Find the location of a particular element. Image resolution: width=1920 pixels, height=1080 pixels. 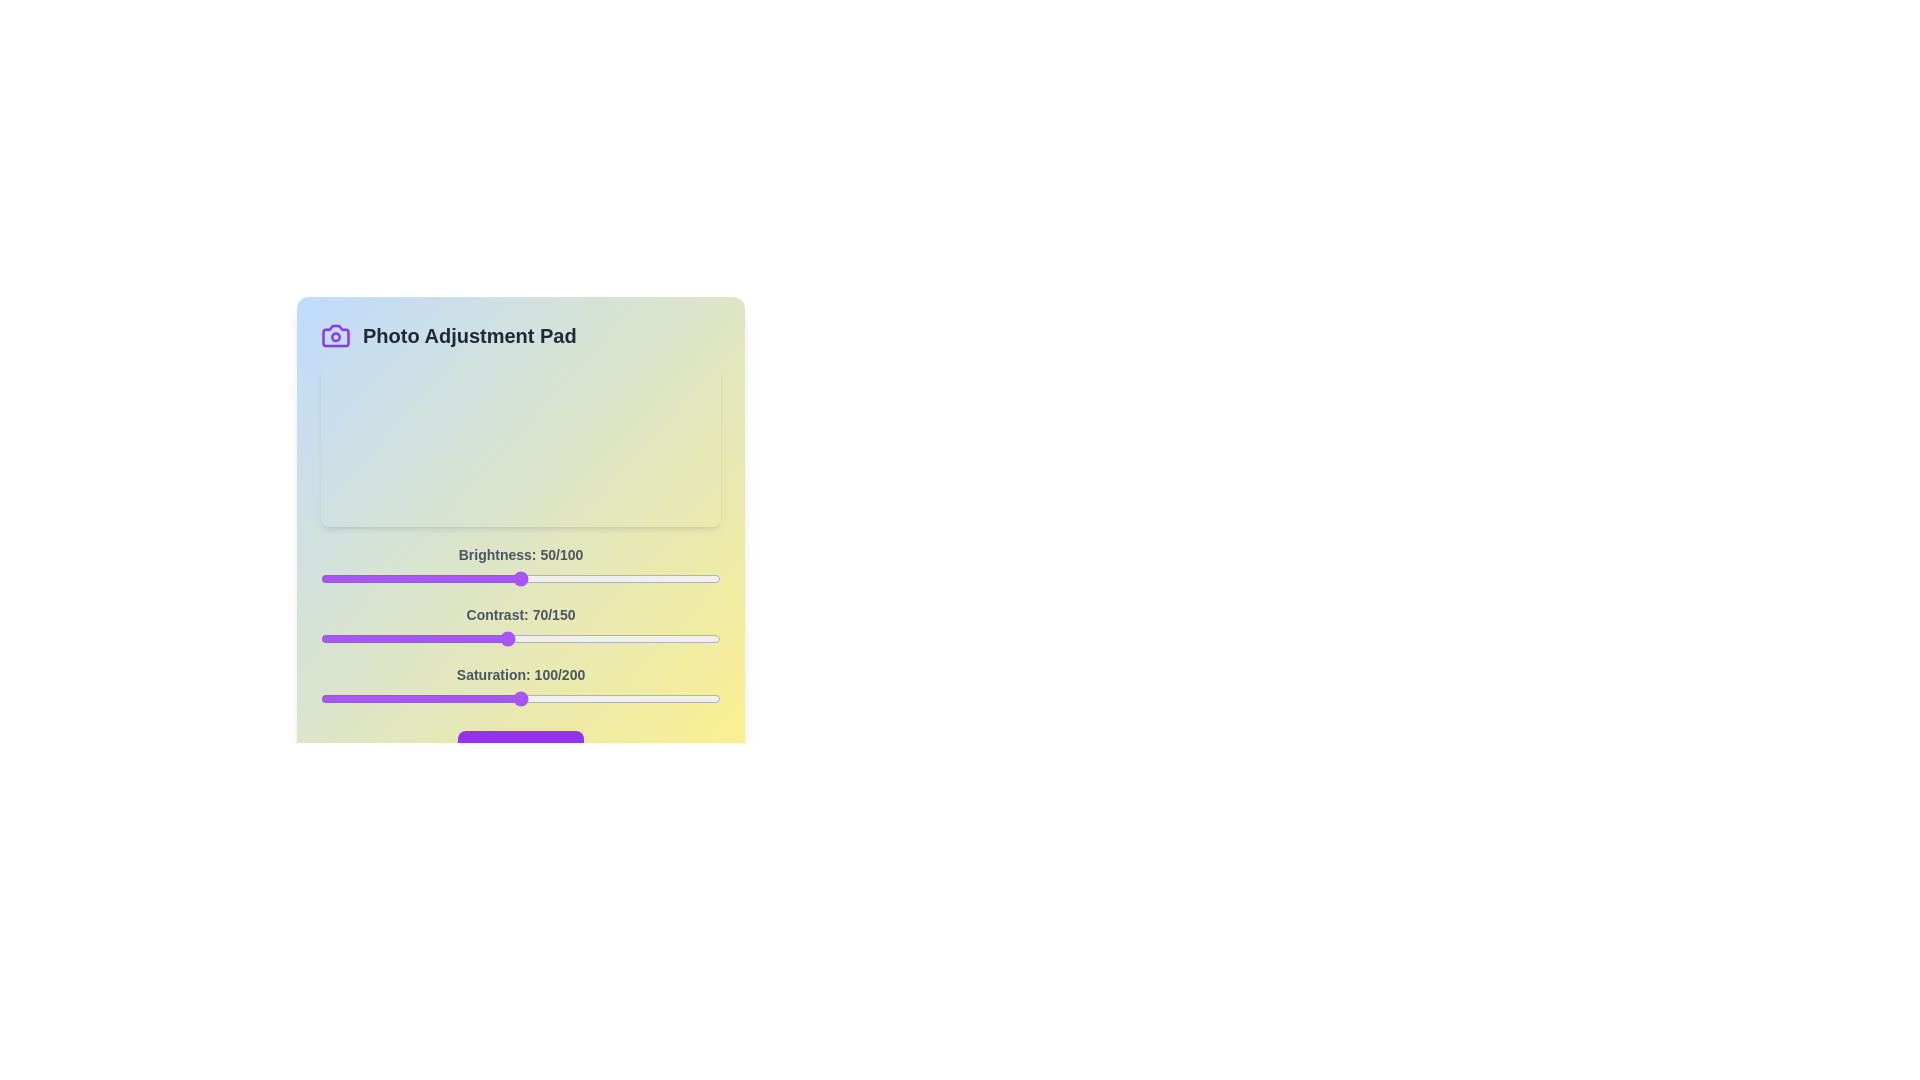

the 'Apply Changes' button is located at coordinates (520, 748).